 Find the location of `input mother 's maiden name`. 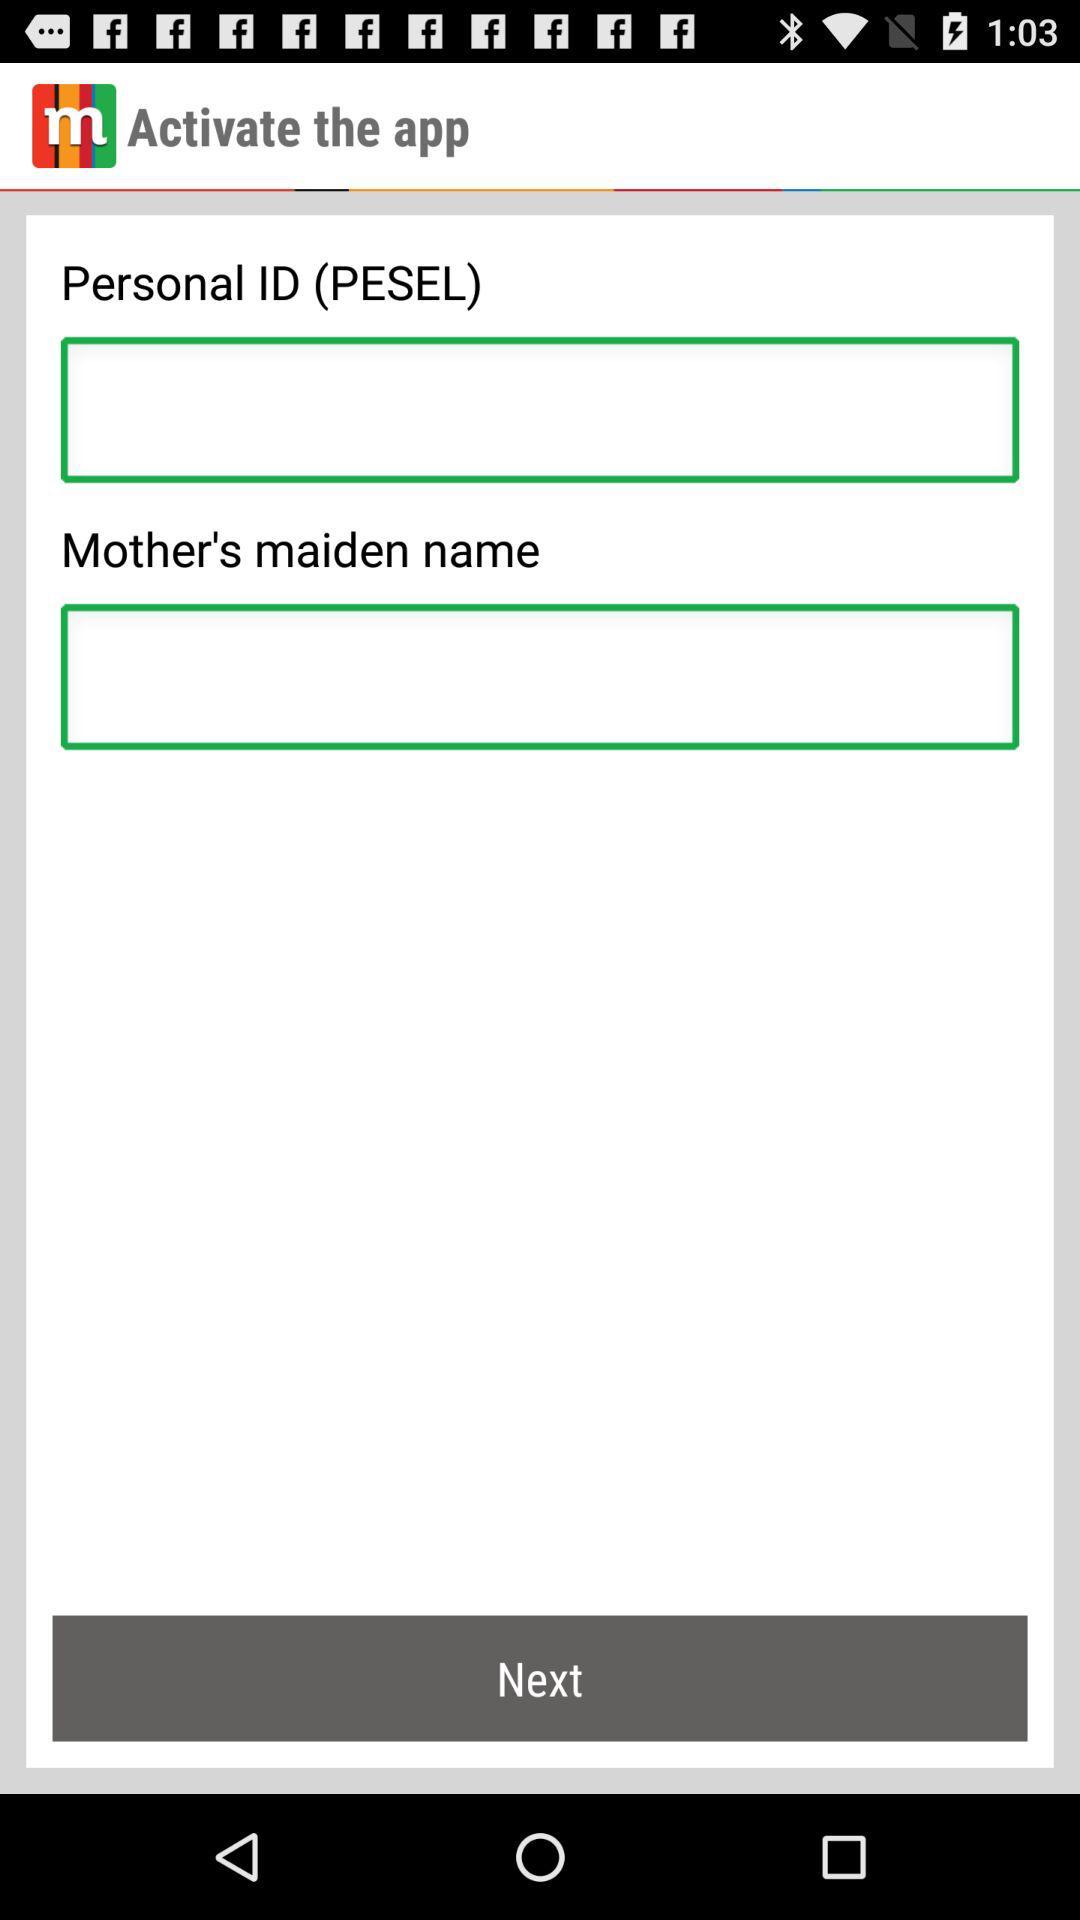

input mother 's maiden name is located at coordinates (540, 682).